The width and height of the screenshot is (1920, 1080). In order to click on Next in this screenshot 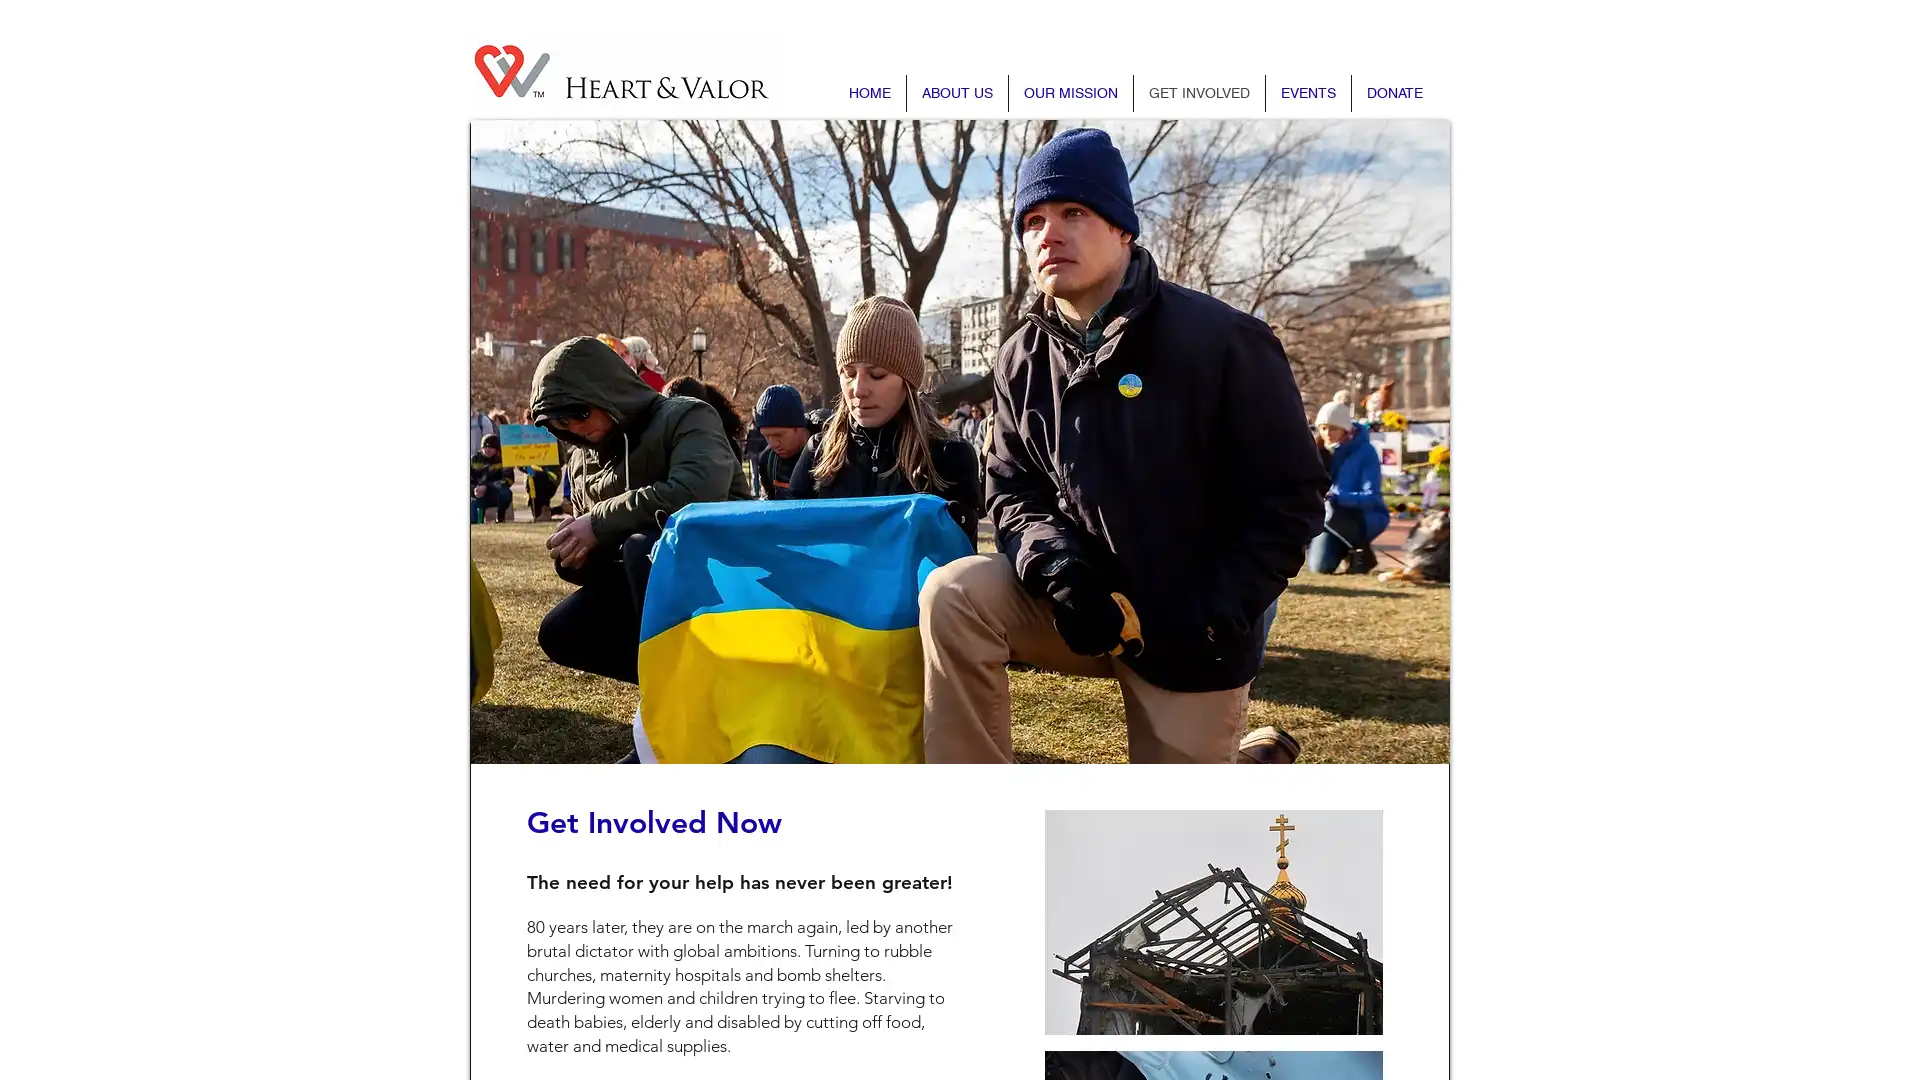, I will do `click(1376, 440)`.